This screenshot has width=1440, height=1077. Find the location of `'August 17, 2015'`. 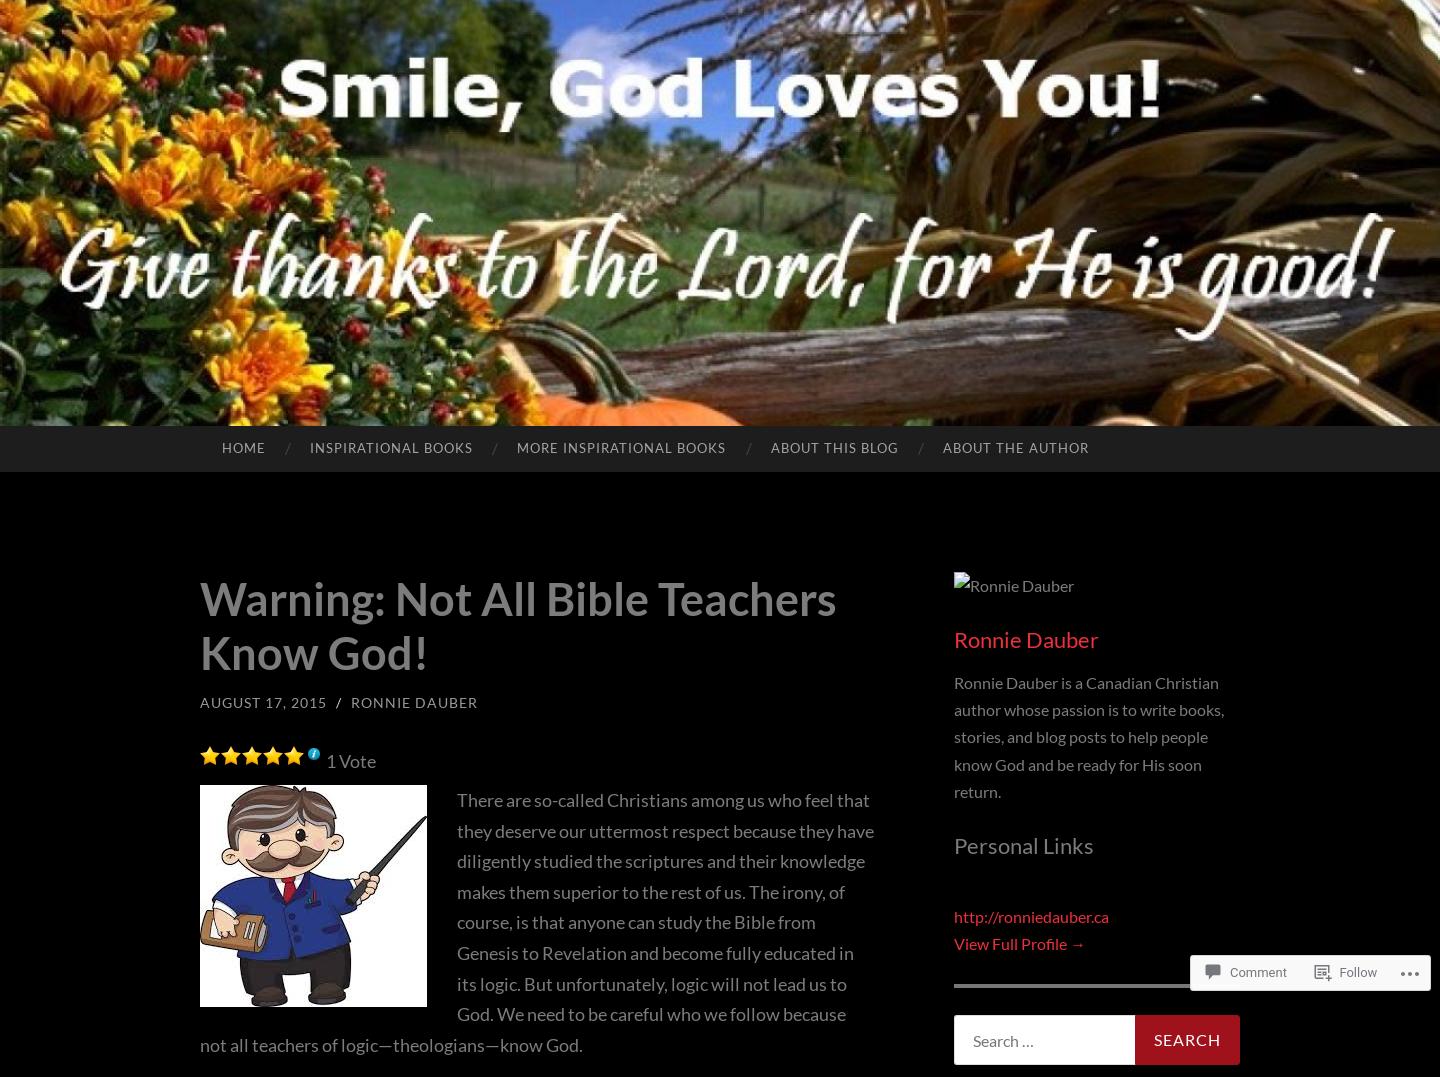

'August 17, 2015' is located at coordinates (200, 701).